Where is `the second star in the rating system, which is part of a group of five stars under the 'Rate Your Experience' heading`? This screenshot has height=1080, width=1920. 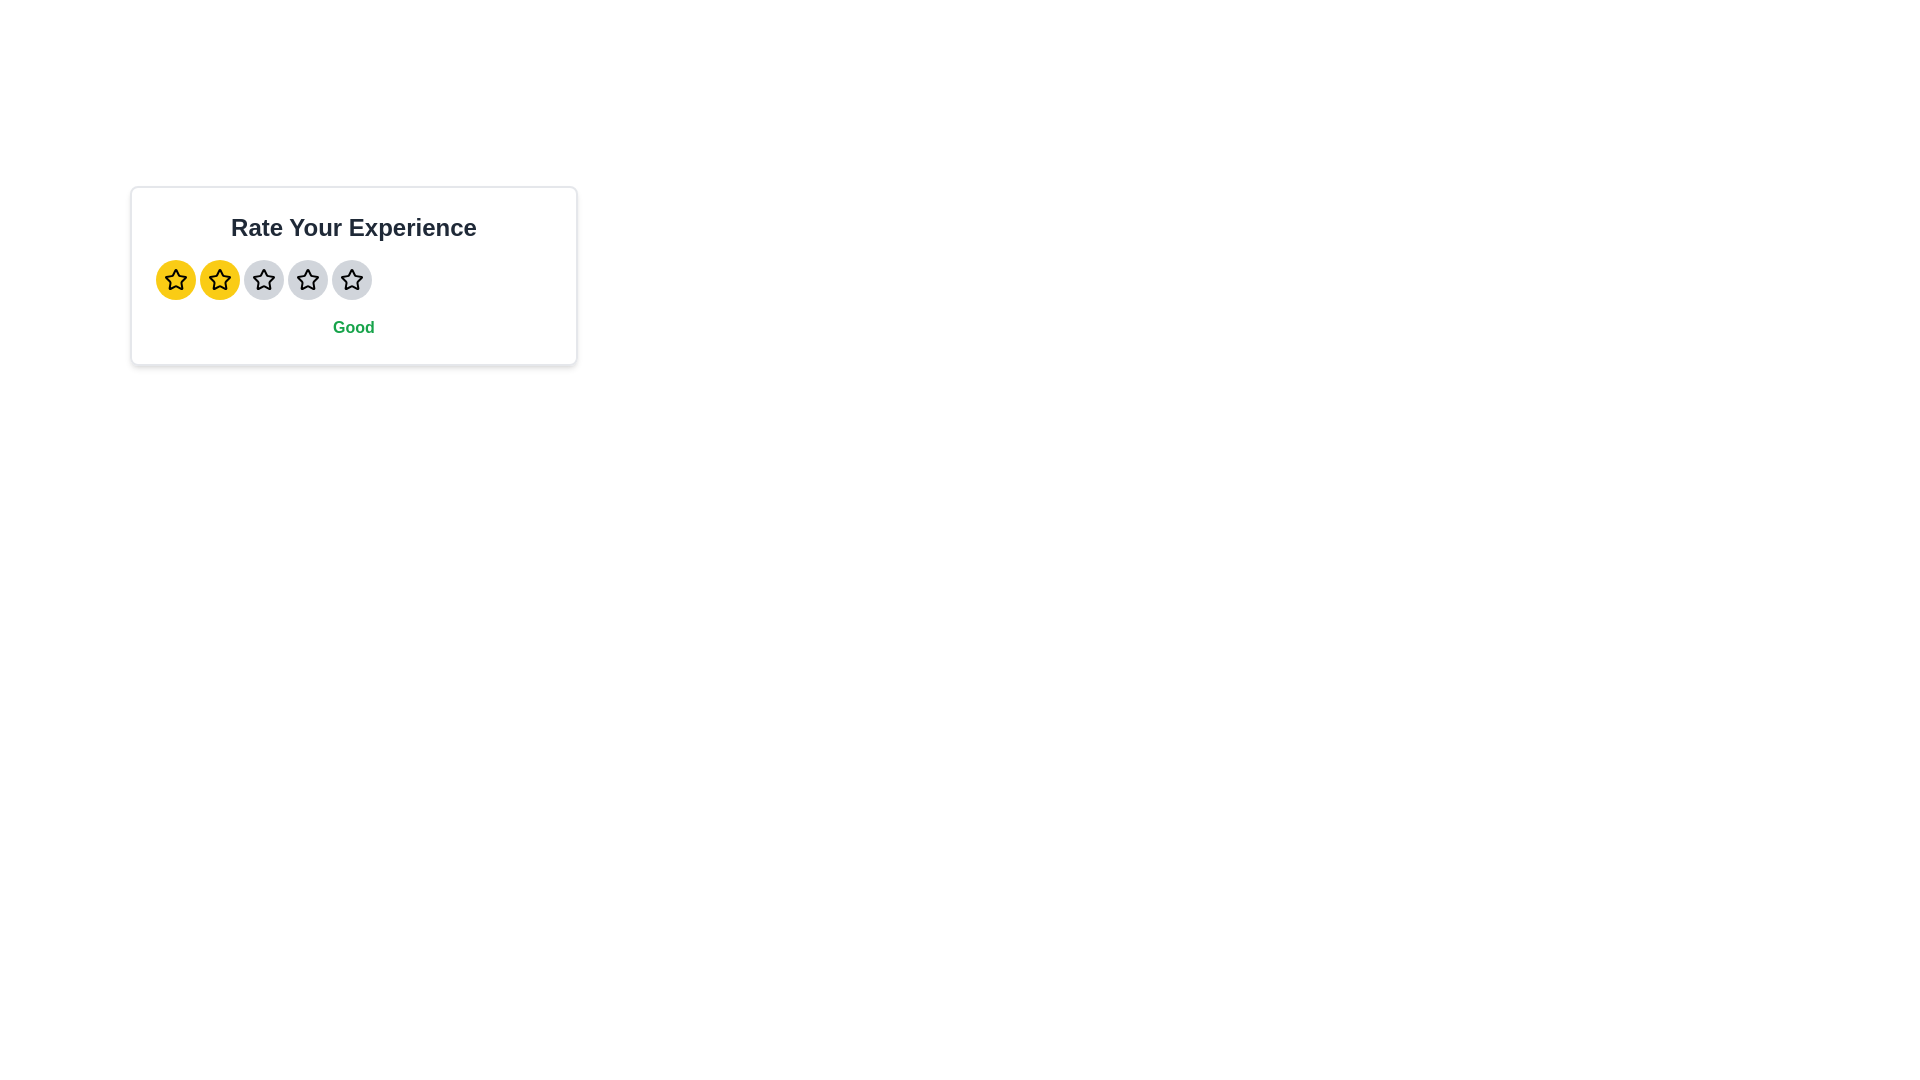 the second star in the rating system, which is part of a group of five stars under the 'Rate Your Experience' heading is located at coordinates (263, 280).